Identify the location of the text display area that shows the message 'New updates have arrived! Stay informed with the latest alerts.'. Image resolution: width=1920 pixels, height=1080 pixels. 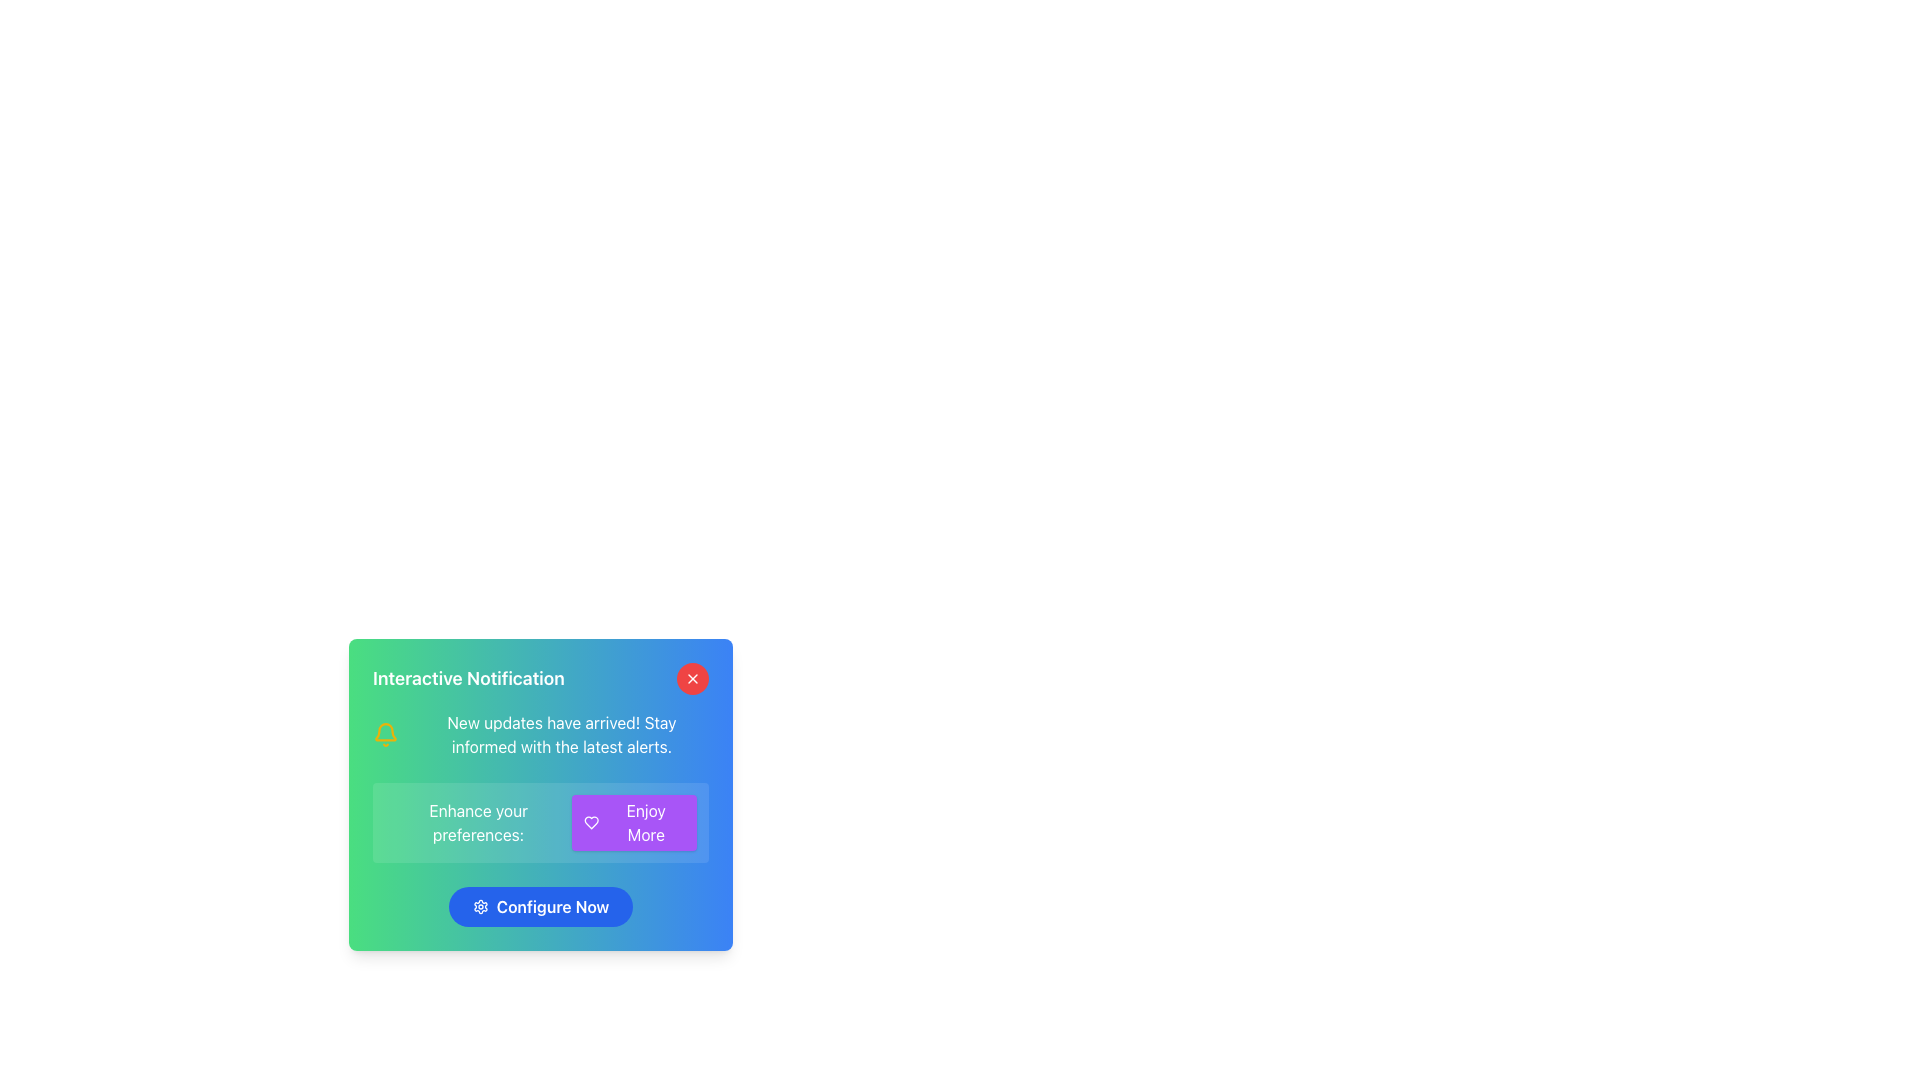
(560, 735).